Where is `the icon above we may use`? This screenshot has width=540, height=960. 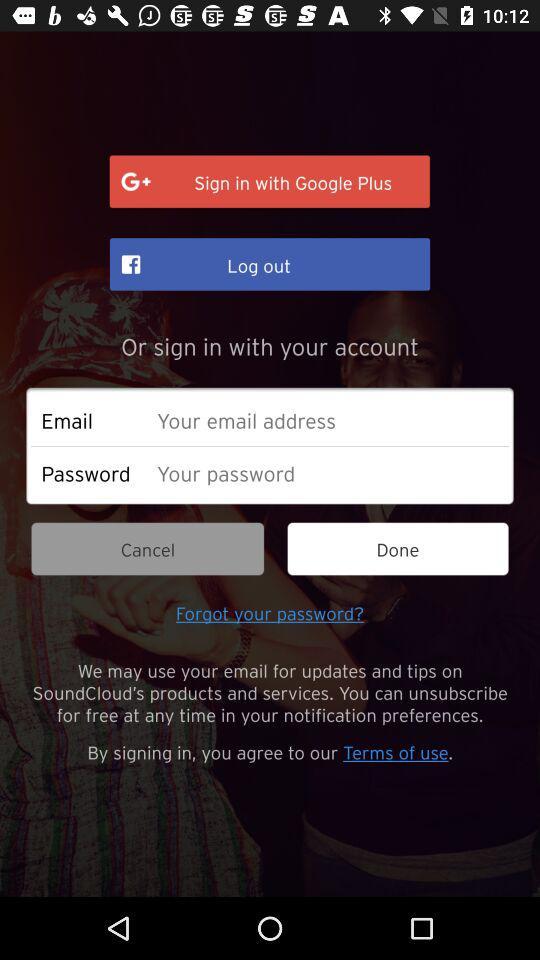 the icon above we may use is located at coordinates (270, 611).